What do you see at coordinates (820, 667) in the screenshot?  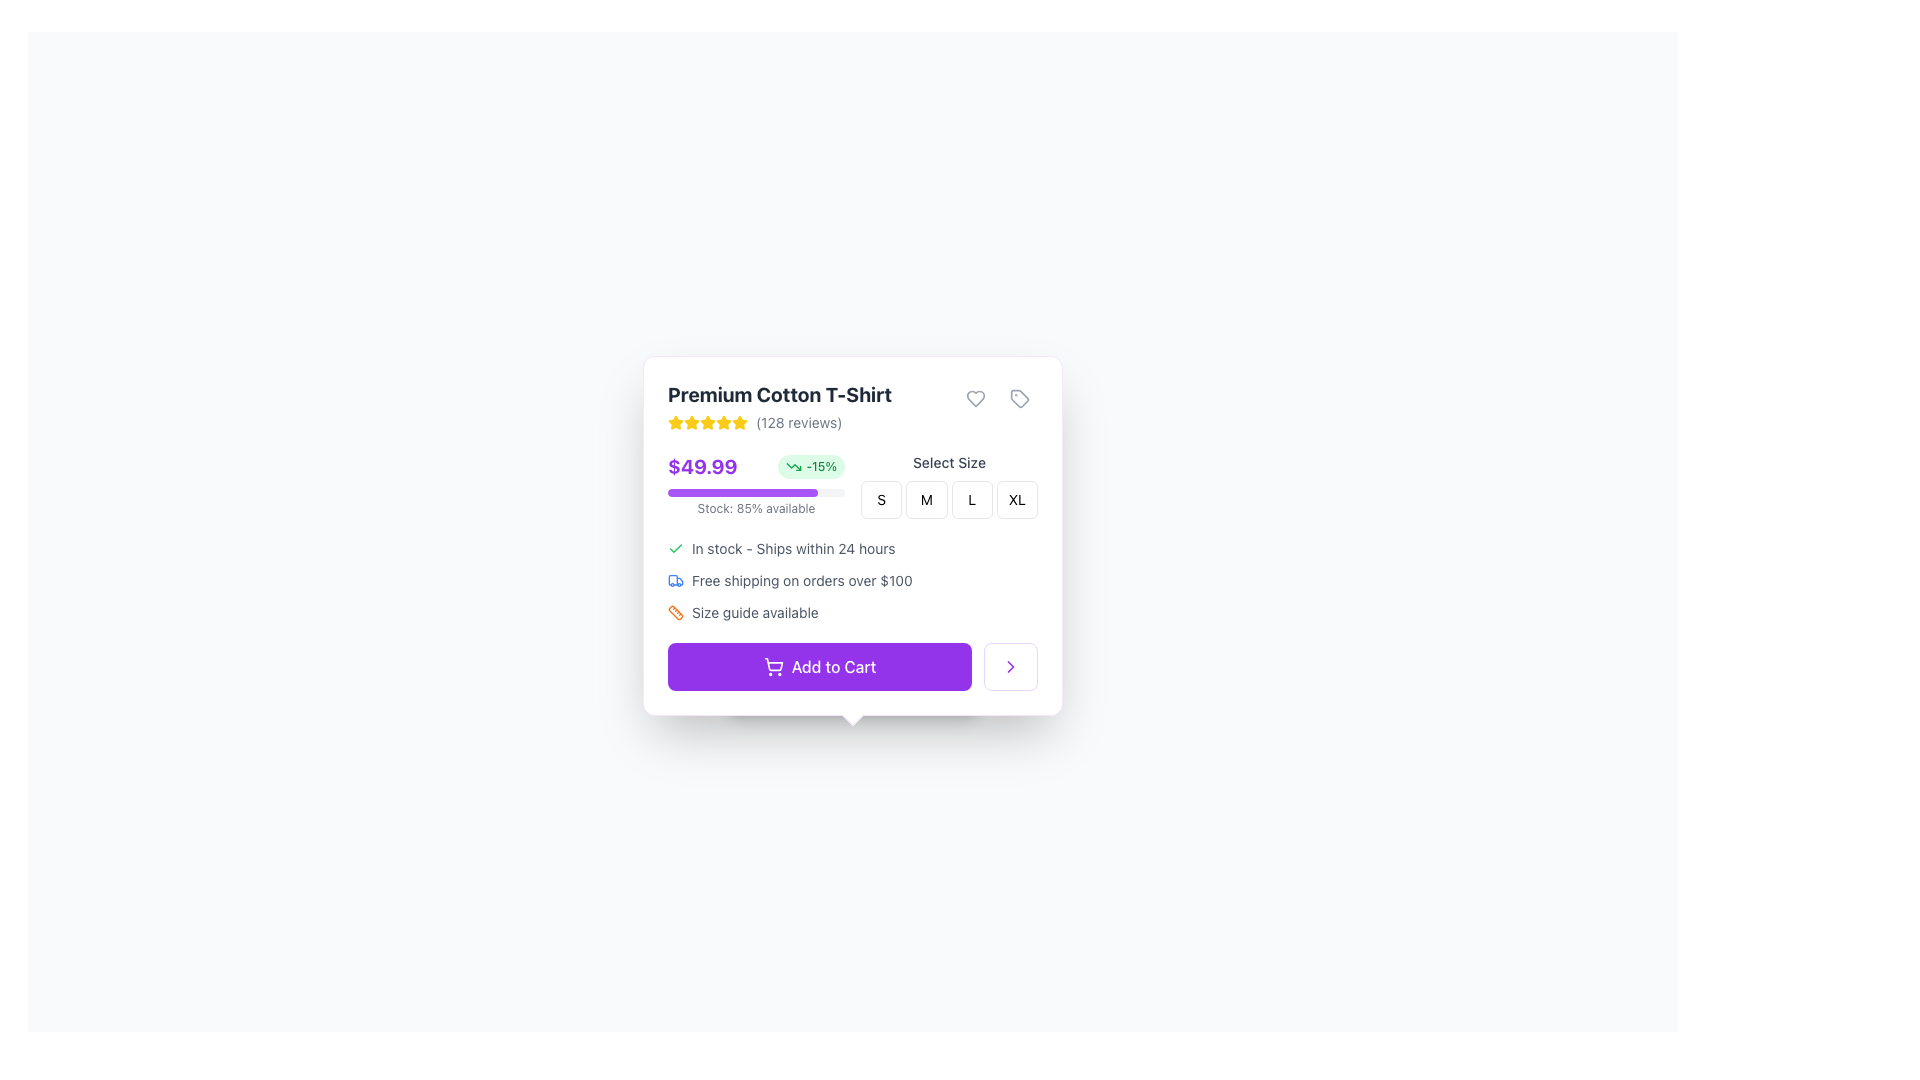 I see `the 'Add to Cart' button, which is a vibrant purple rectangular button with a shopping cart icon, located in the bottom-left corner of the product details card` at bounding box center [820, 667].